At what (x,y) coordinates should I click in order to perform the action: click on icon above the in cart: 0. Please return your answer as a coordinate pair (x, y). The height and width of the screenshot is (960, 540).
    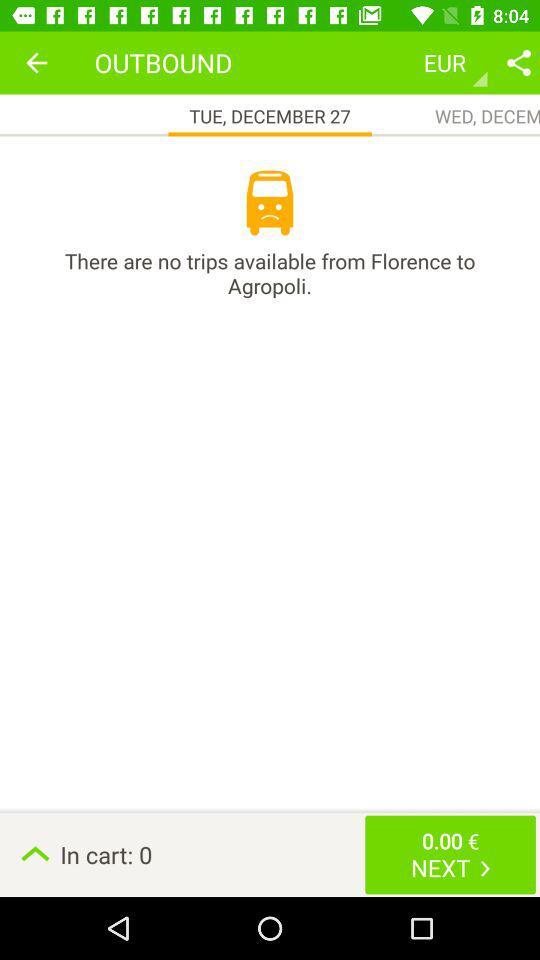
    Looking at the image, I should click on (270, 272).